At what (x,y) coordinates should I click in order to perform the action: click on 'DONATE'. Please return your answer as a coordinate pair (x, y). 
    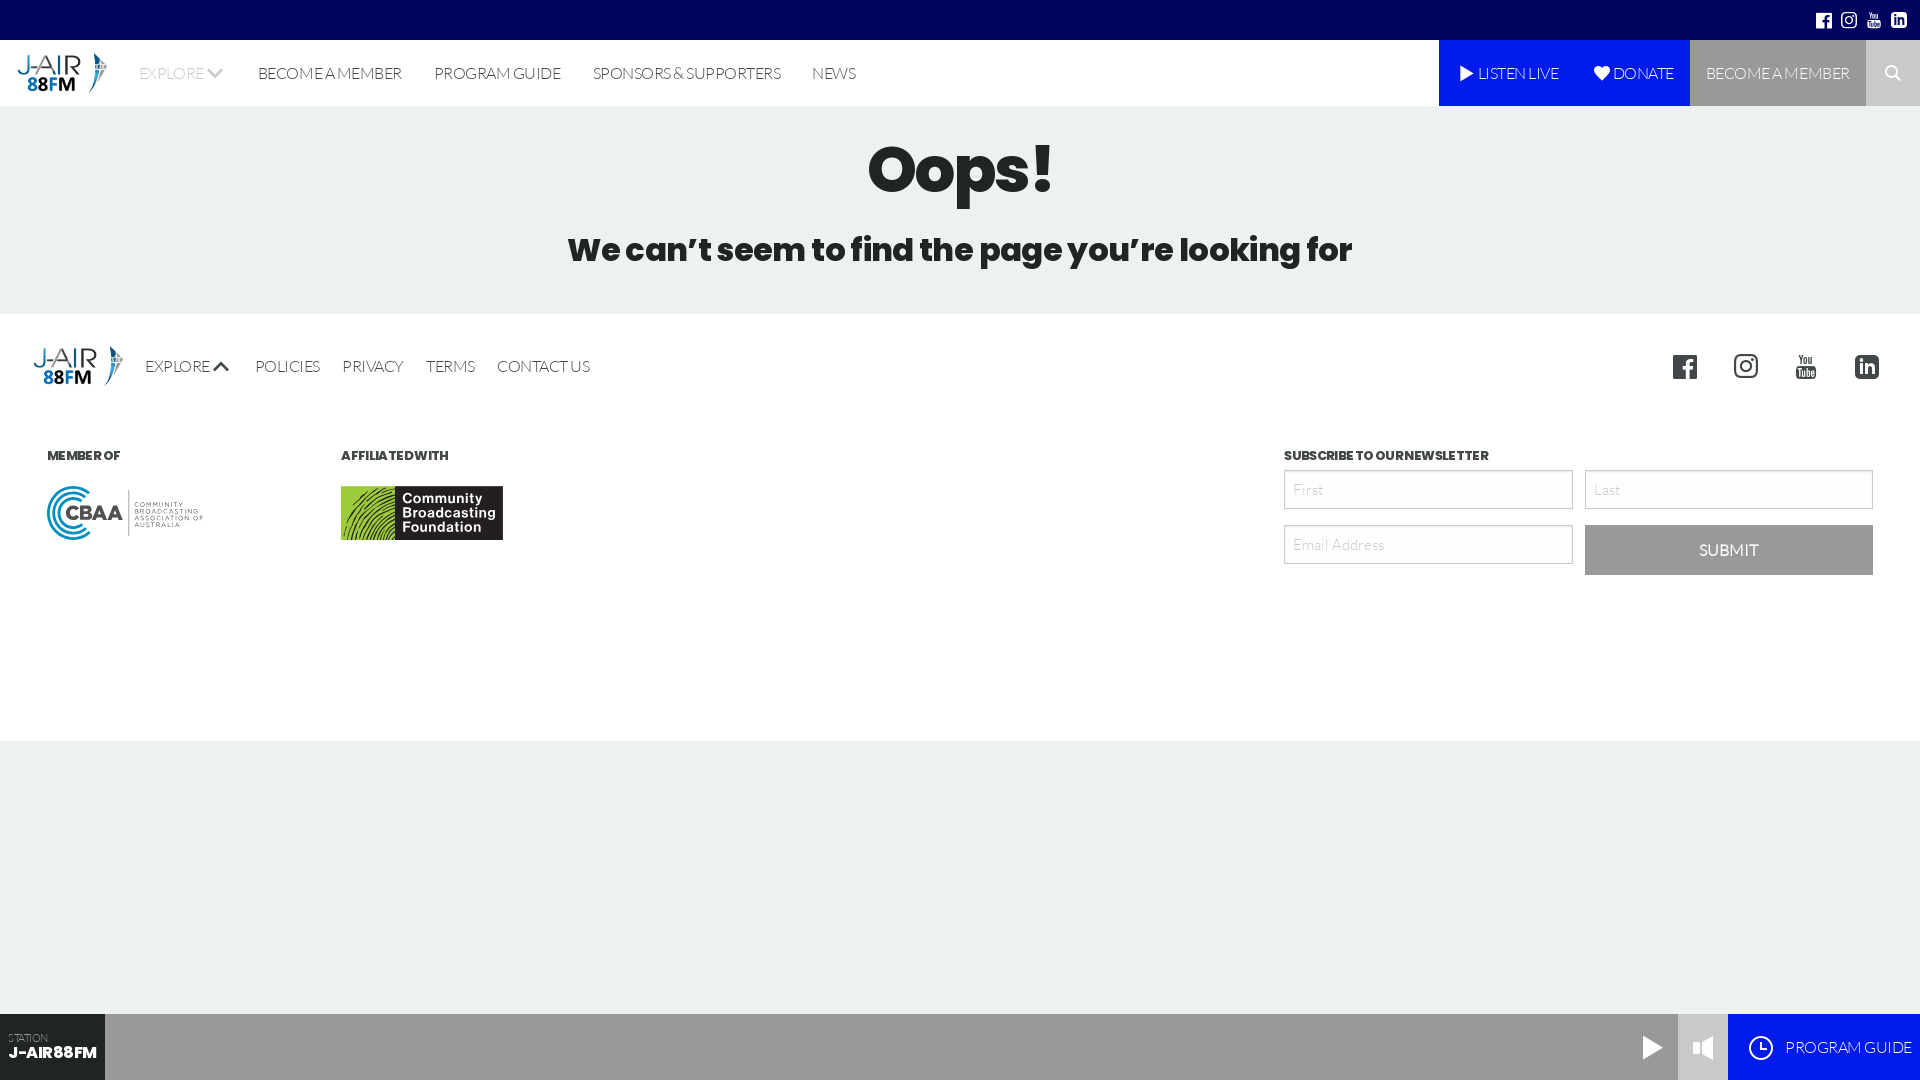
    Looking at the image, I should click on (1632, 72).